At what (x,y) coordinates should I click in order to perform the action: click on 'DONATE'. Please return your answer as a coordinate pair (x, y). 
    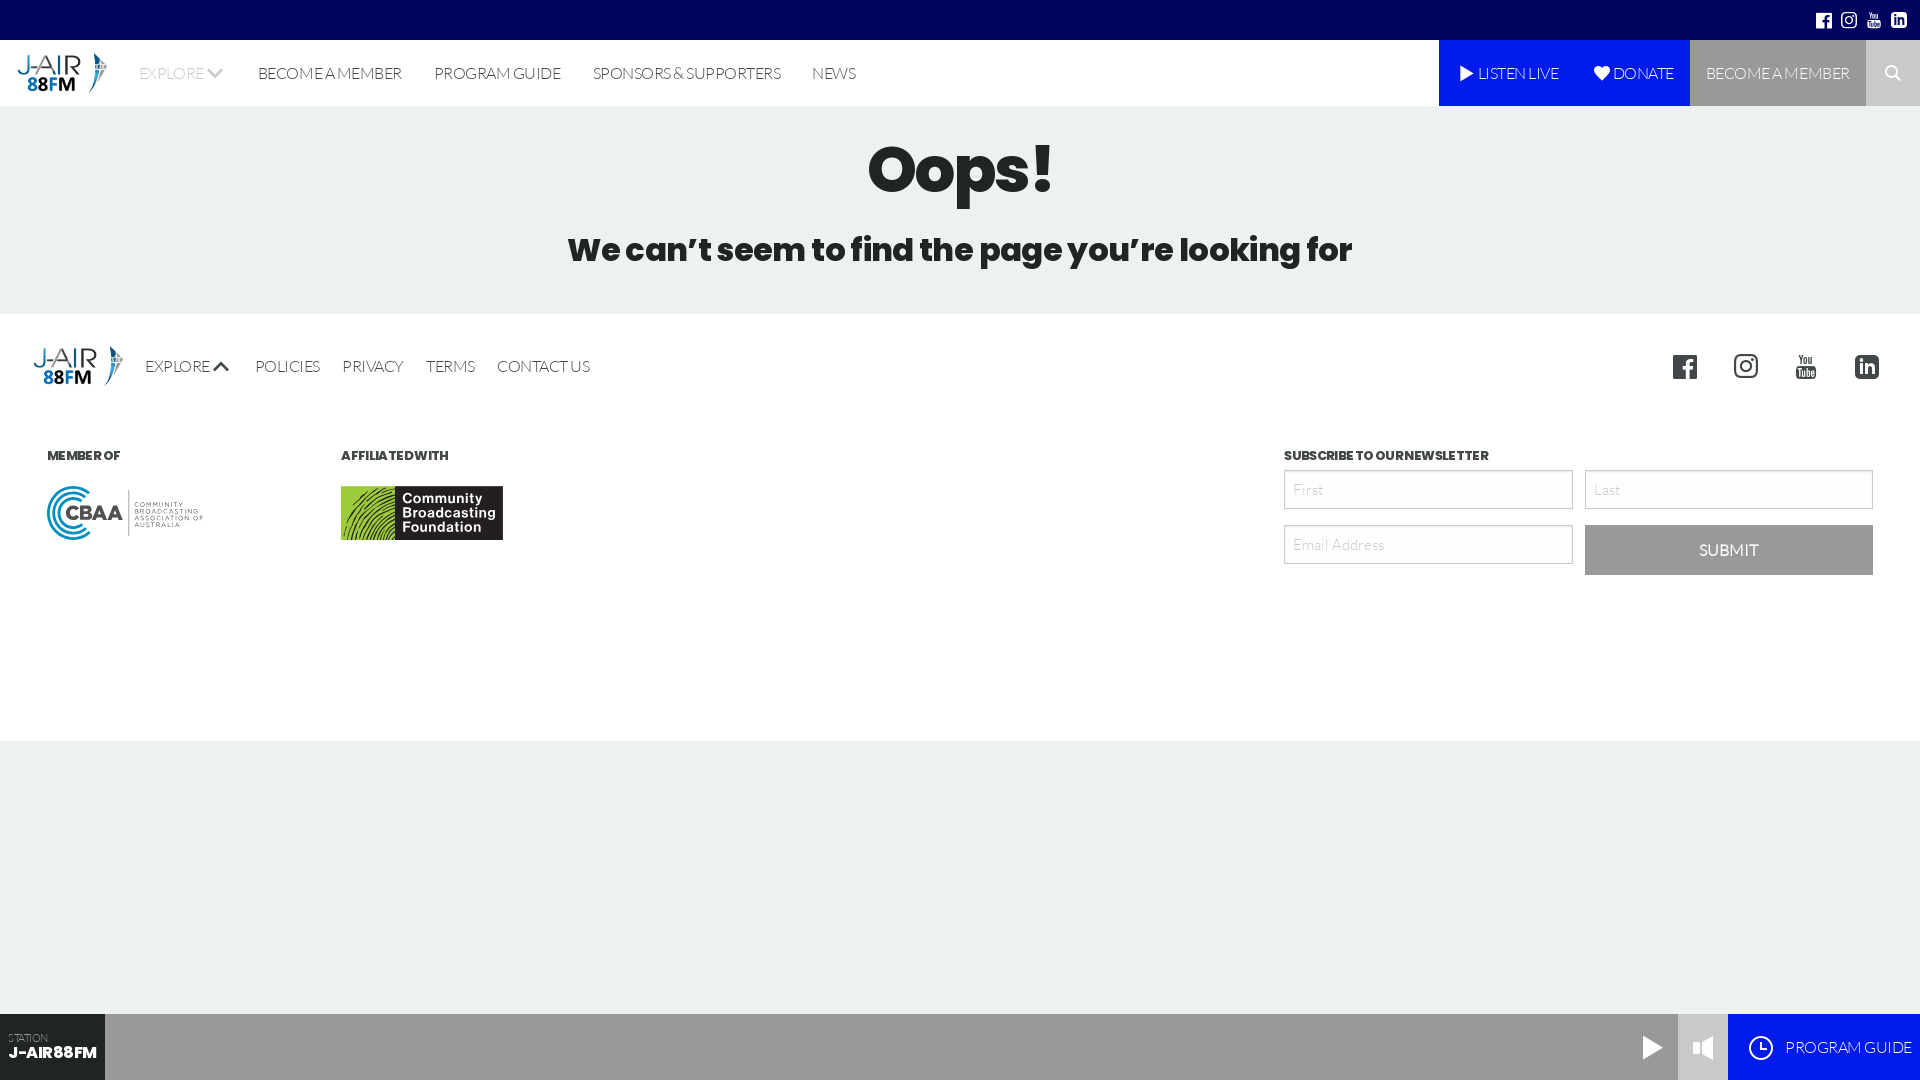
    Looking at the image, I should click on (1632, 72).